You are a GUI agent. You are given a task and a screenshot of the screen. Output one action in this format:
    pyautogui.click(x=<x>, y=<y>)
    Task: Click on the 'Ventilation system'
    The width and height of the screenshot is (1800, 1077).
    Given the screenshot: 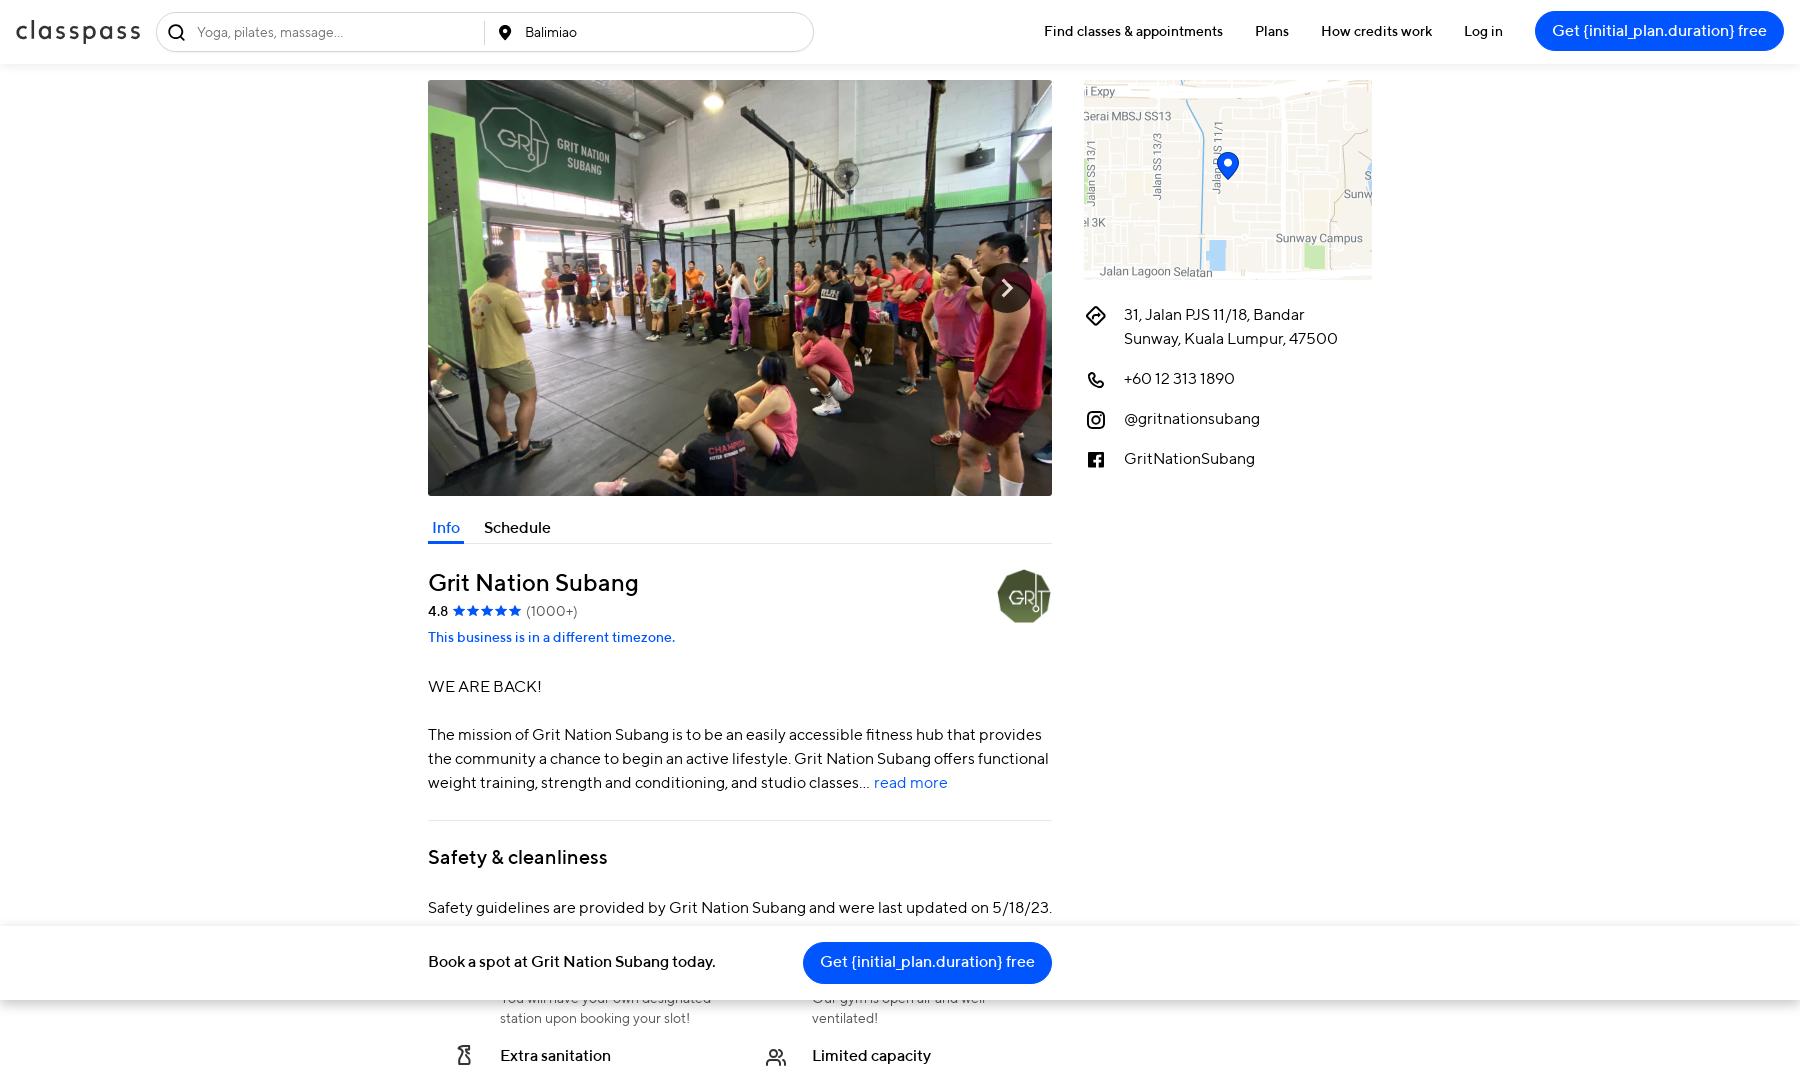 What is the action you would take?
    pyautogui.click(x=877, y=971)
    